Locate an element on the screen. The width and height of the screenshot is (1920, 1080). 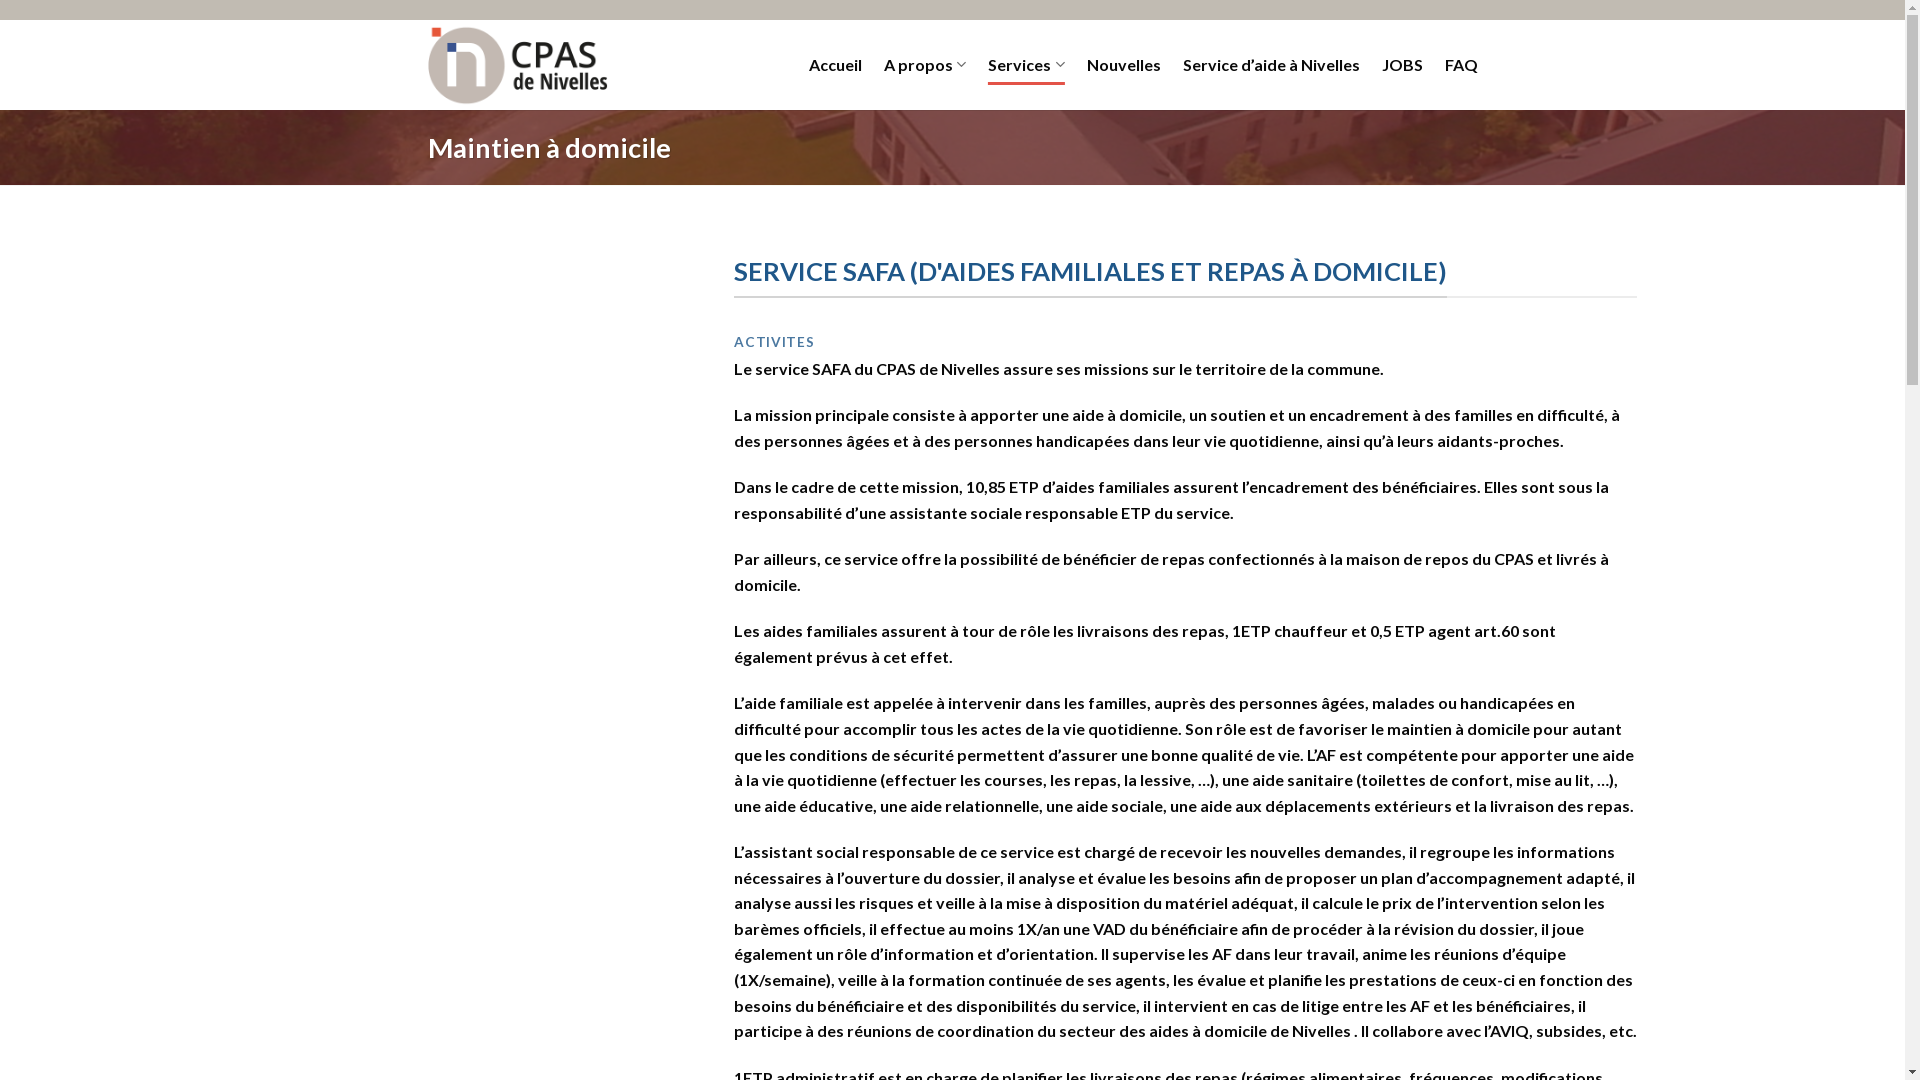
'A propos' is located at coordinates (924, 63).